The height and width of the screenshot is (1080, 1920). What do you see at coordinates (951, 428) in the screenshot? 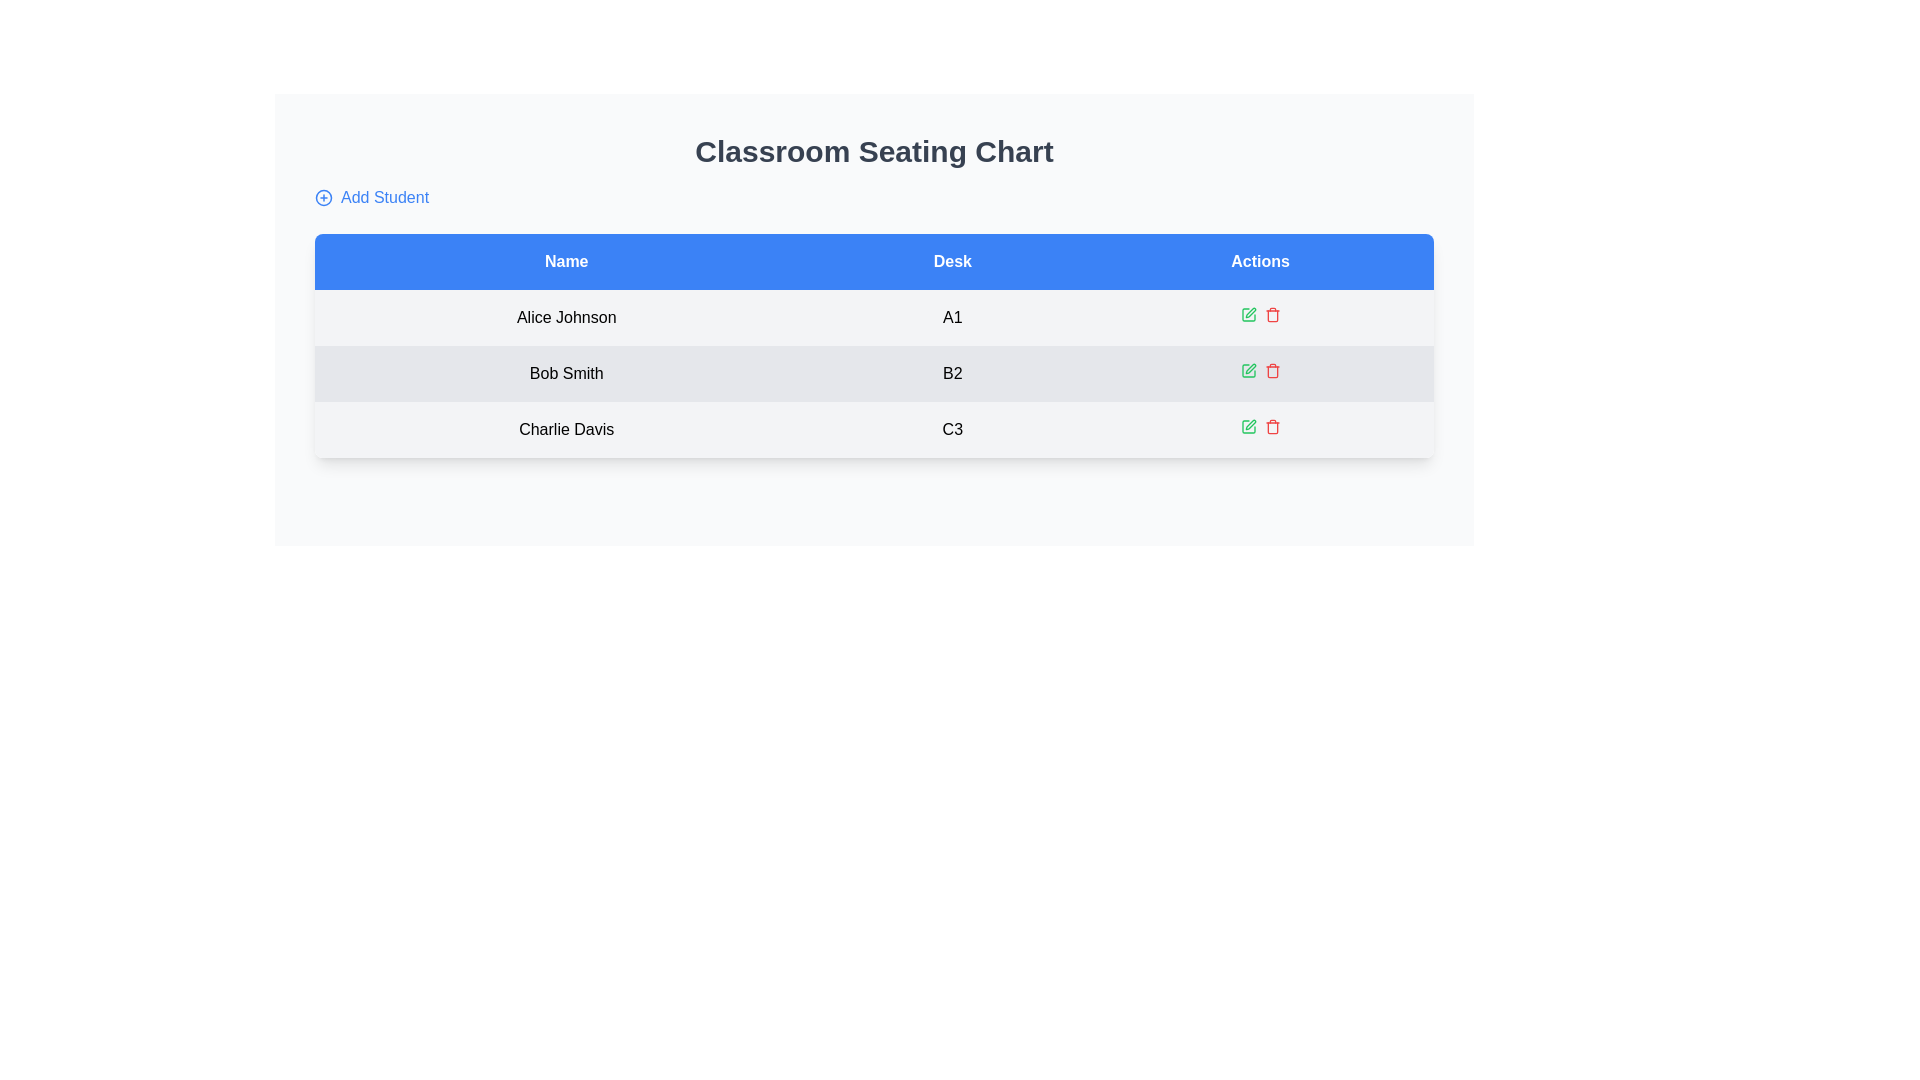
I see `the text label displaying 'C3' located in the second column of the third row of a table under the 'Desk' header` at bounding box center [951, 428].